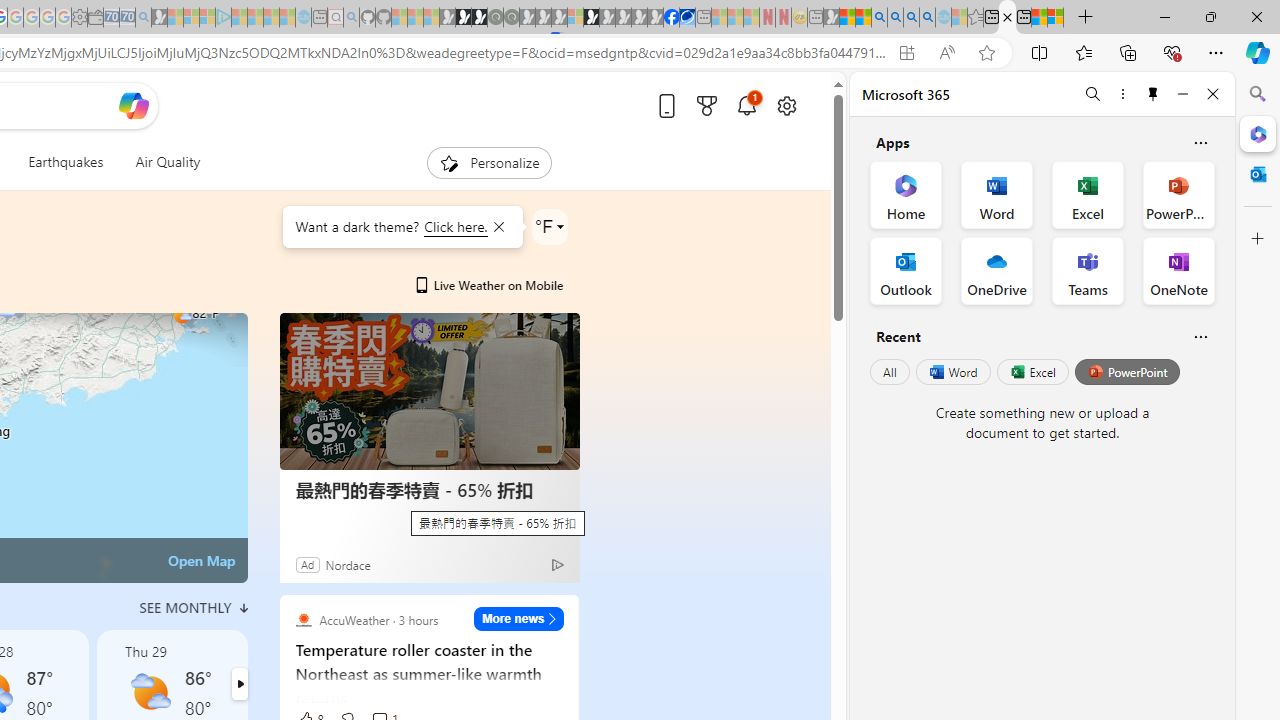  Describe the element at coordinates (879, 17) in the screenshot. I see `'Bing AI - Search'` at that location.